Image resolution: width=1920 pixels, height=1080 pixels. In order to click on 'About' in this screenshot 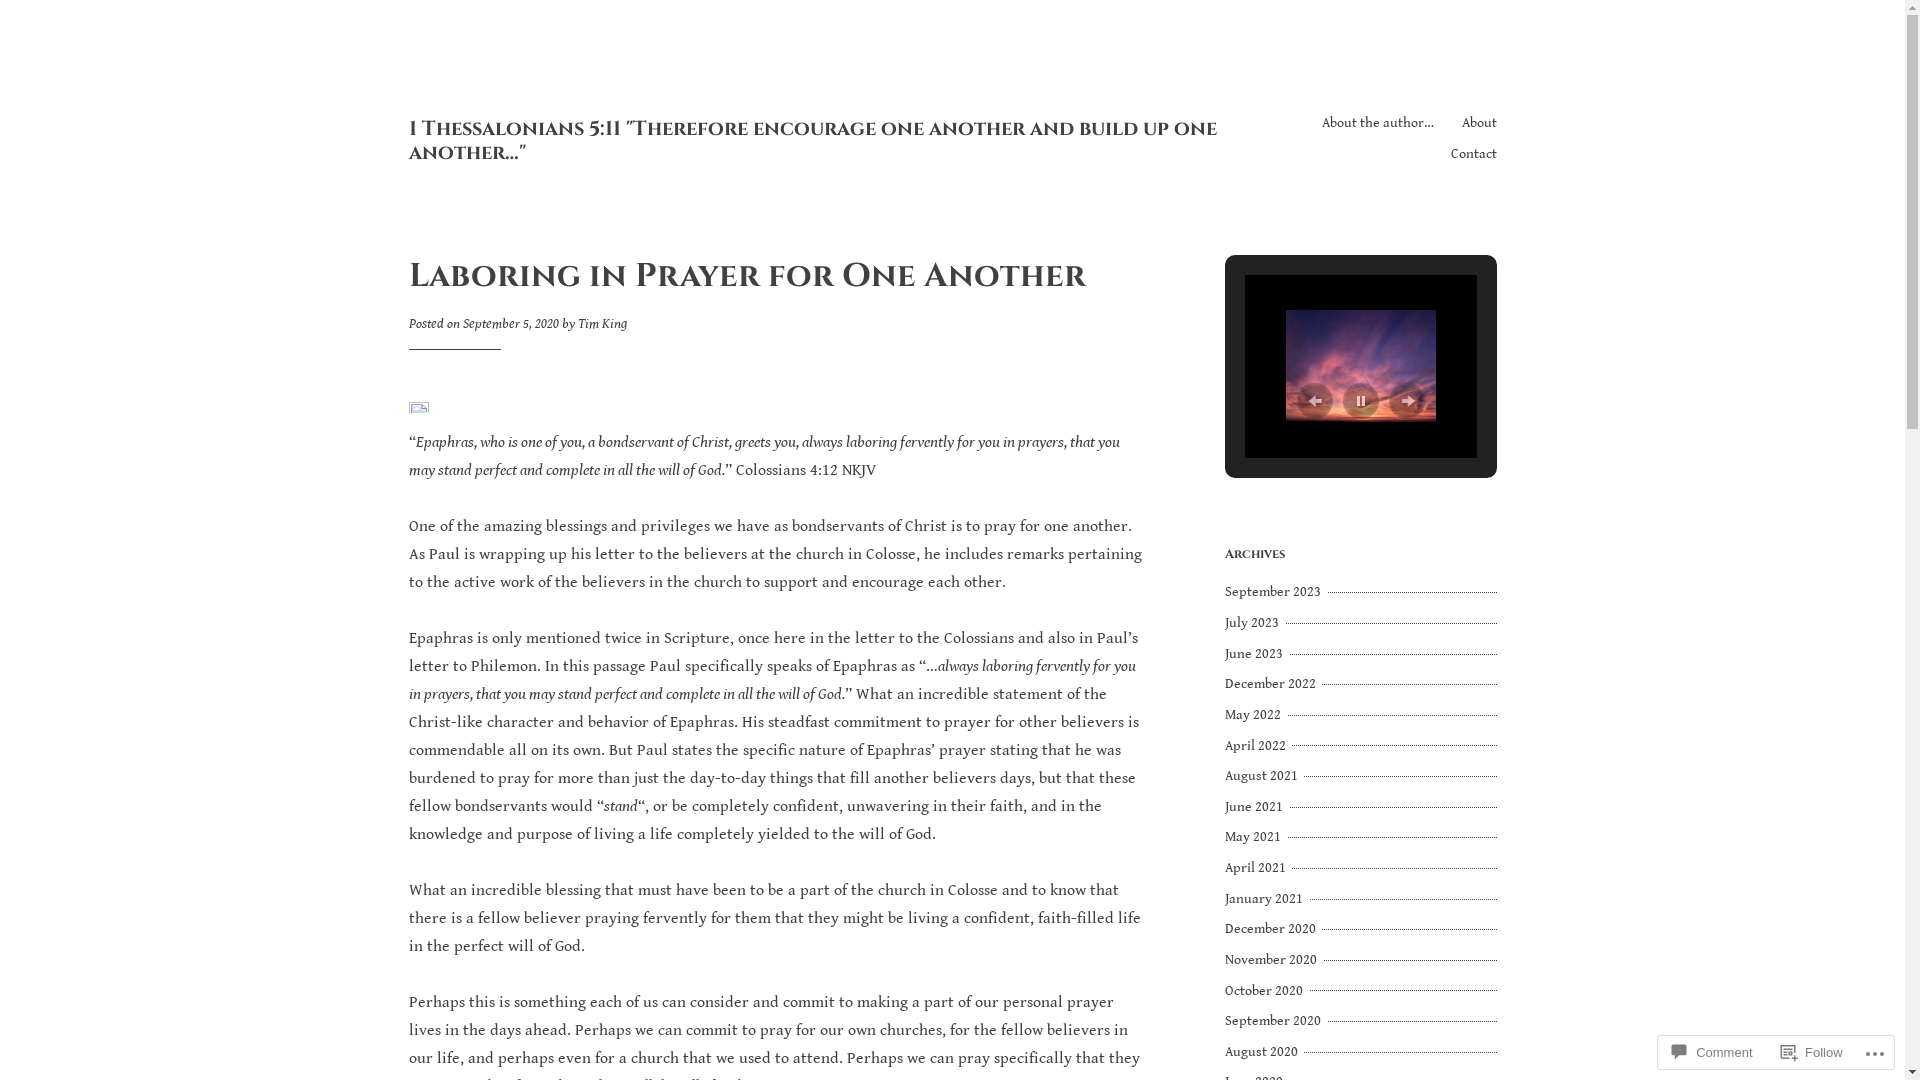, I will do `click(1479, 123)`.